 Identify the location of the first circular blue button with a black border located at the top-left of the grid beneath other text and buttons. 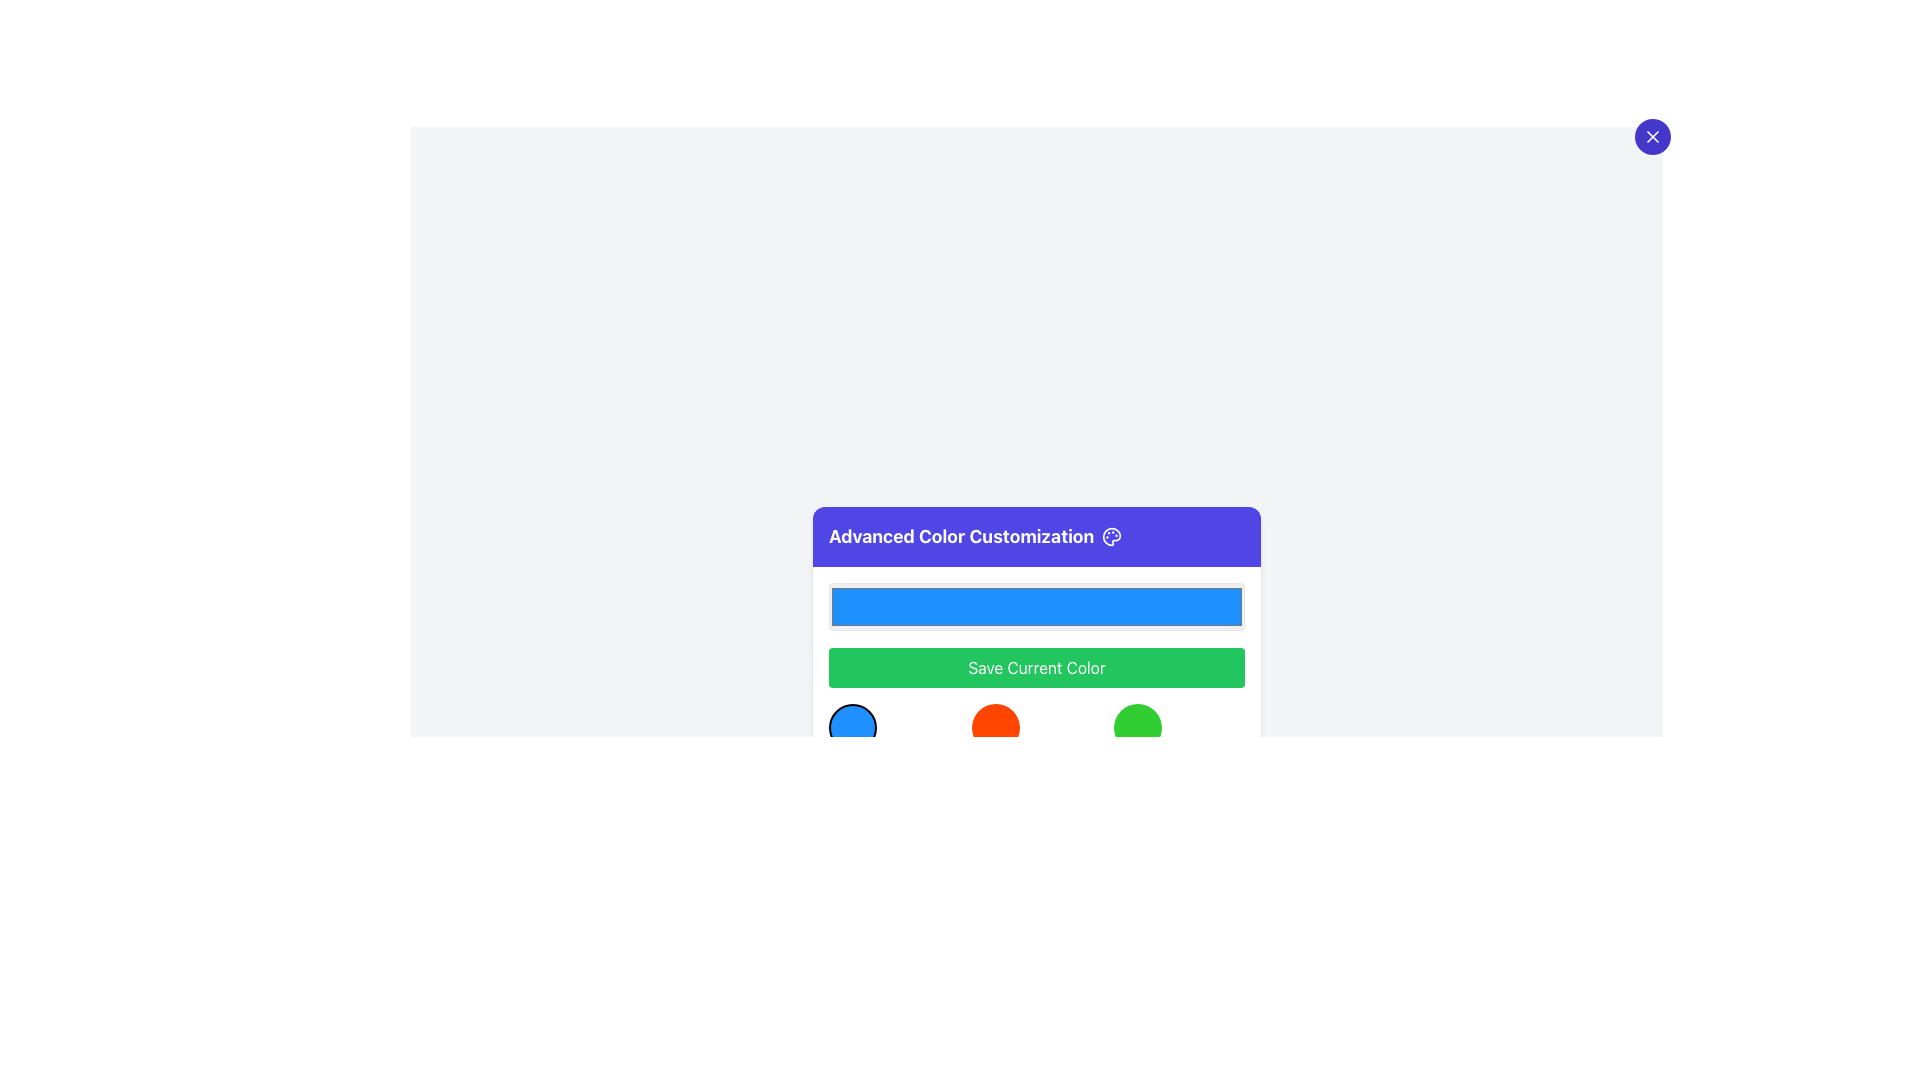
(853, 727).